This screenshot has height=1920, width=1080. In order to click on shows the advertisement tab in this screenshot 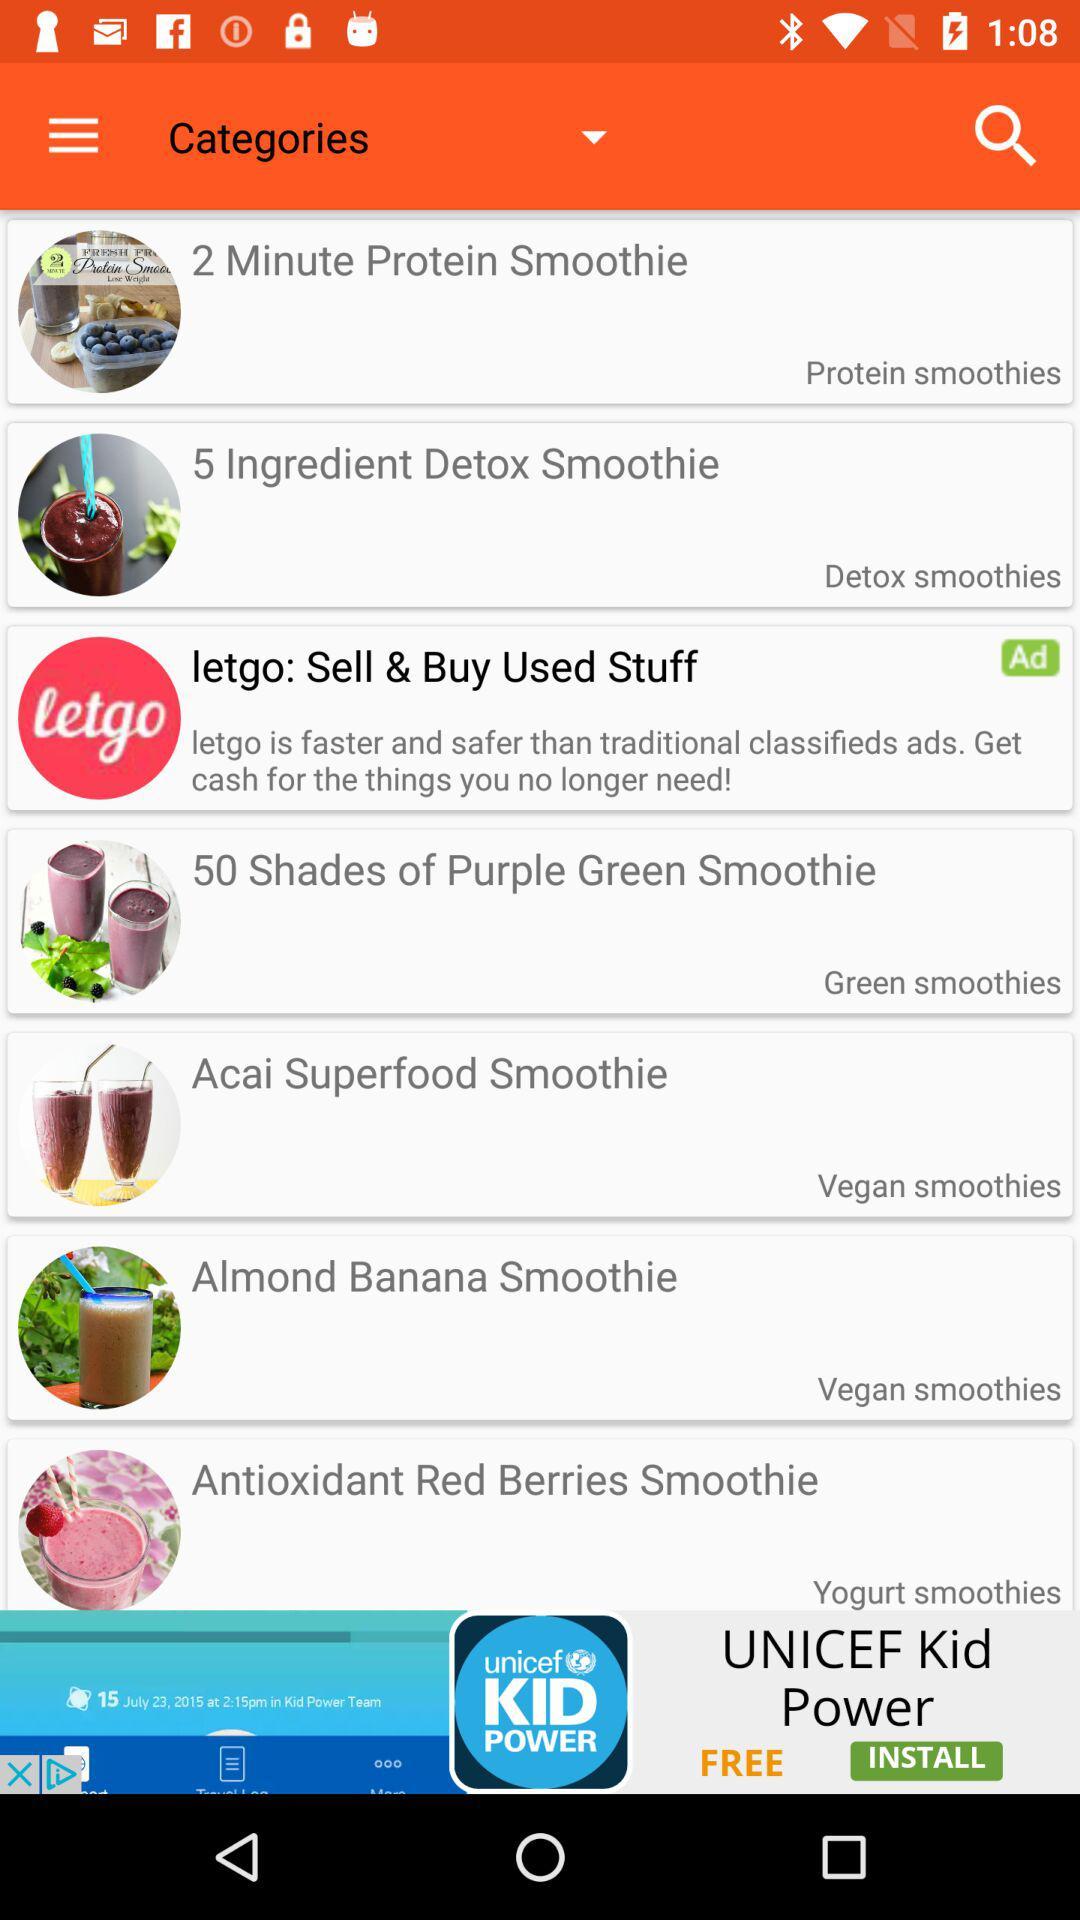, I will do `click(540, 1701)`.